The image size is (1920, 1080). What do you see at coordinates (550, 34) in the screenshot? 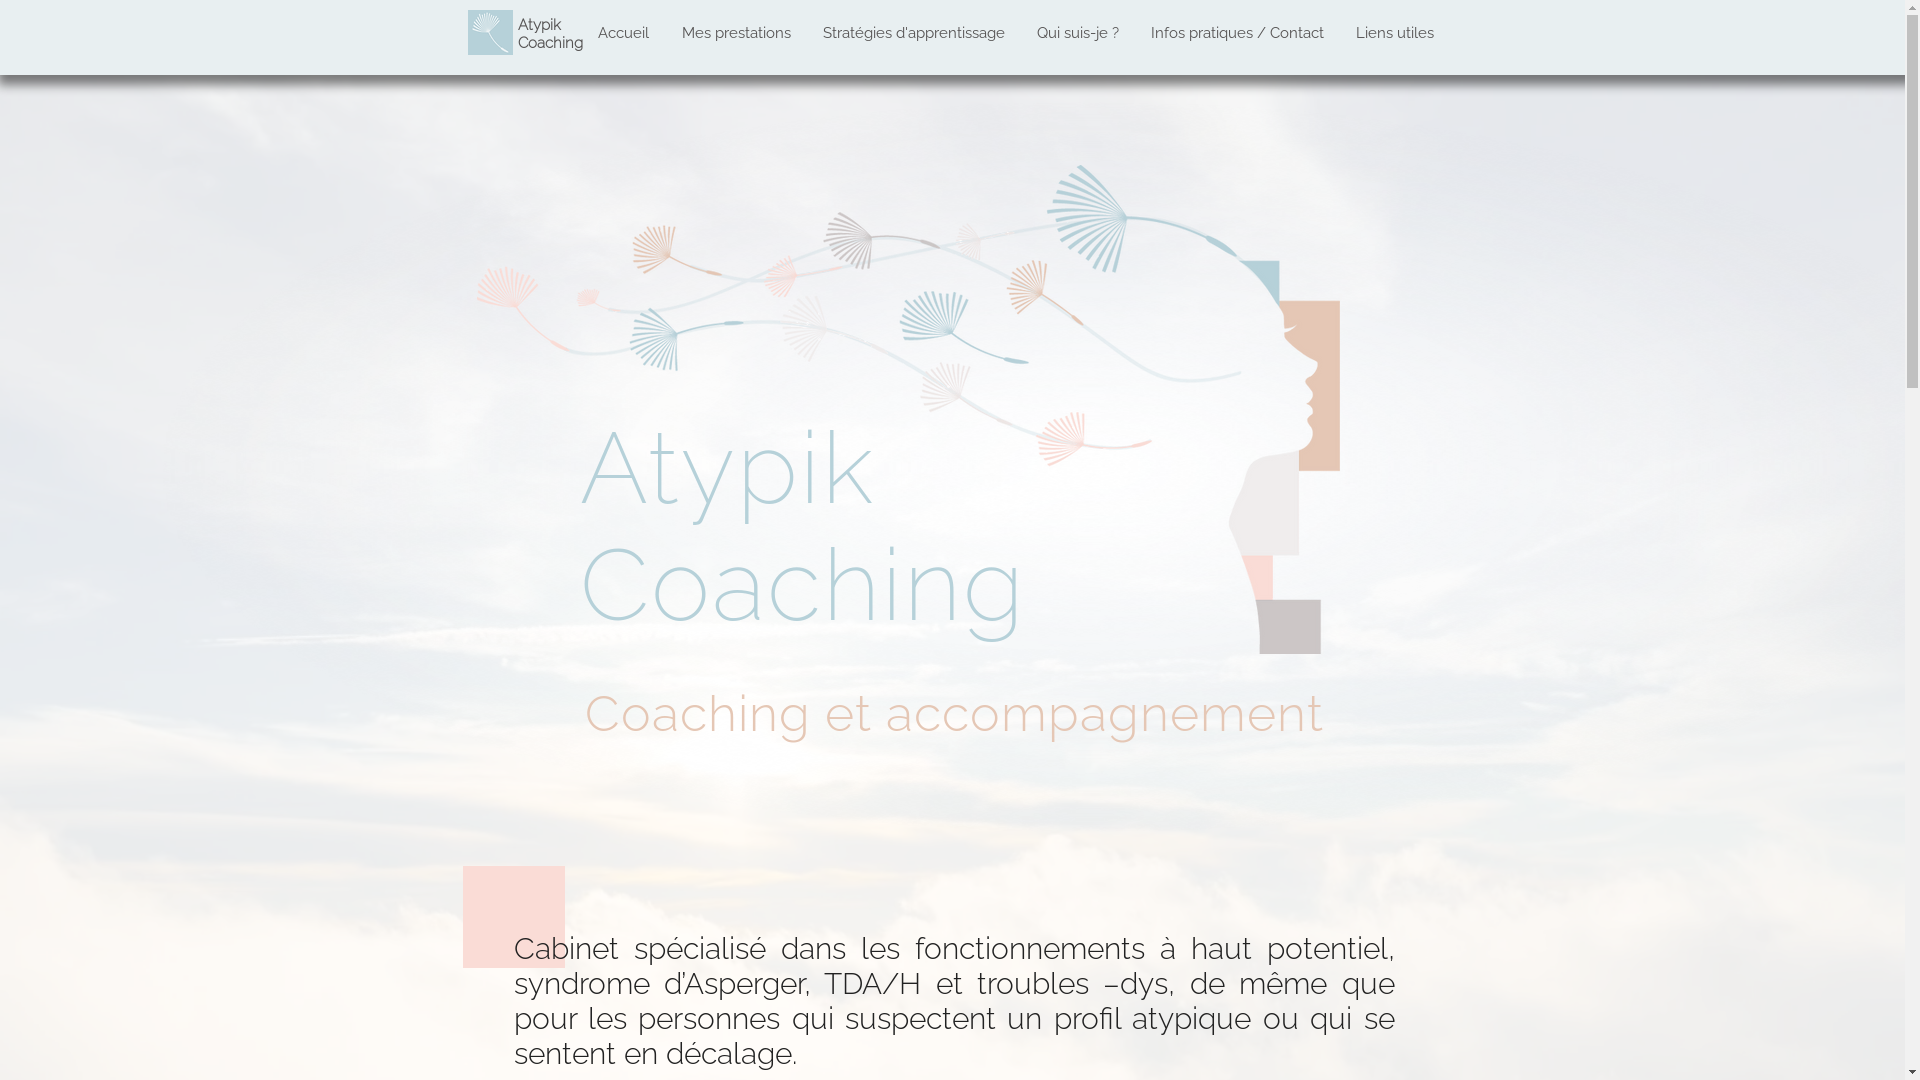
I see `'Atypik` at bounding box center [550, 34].